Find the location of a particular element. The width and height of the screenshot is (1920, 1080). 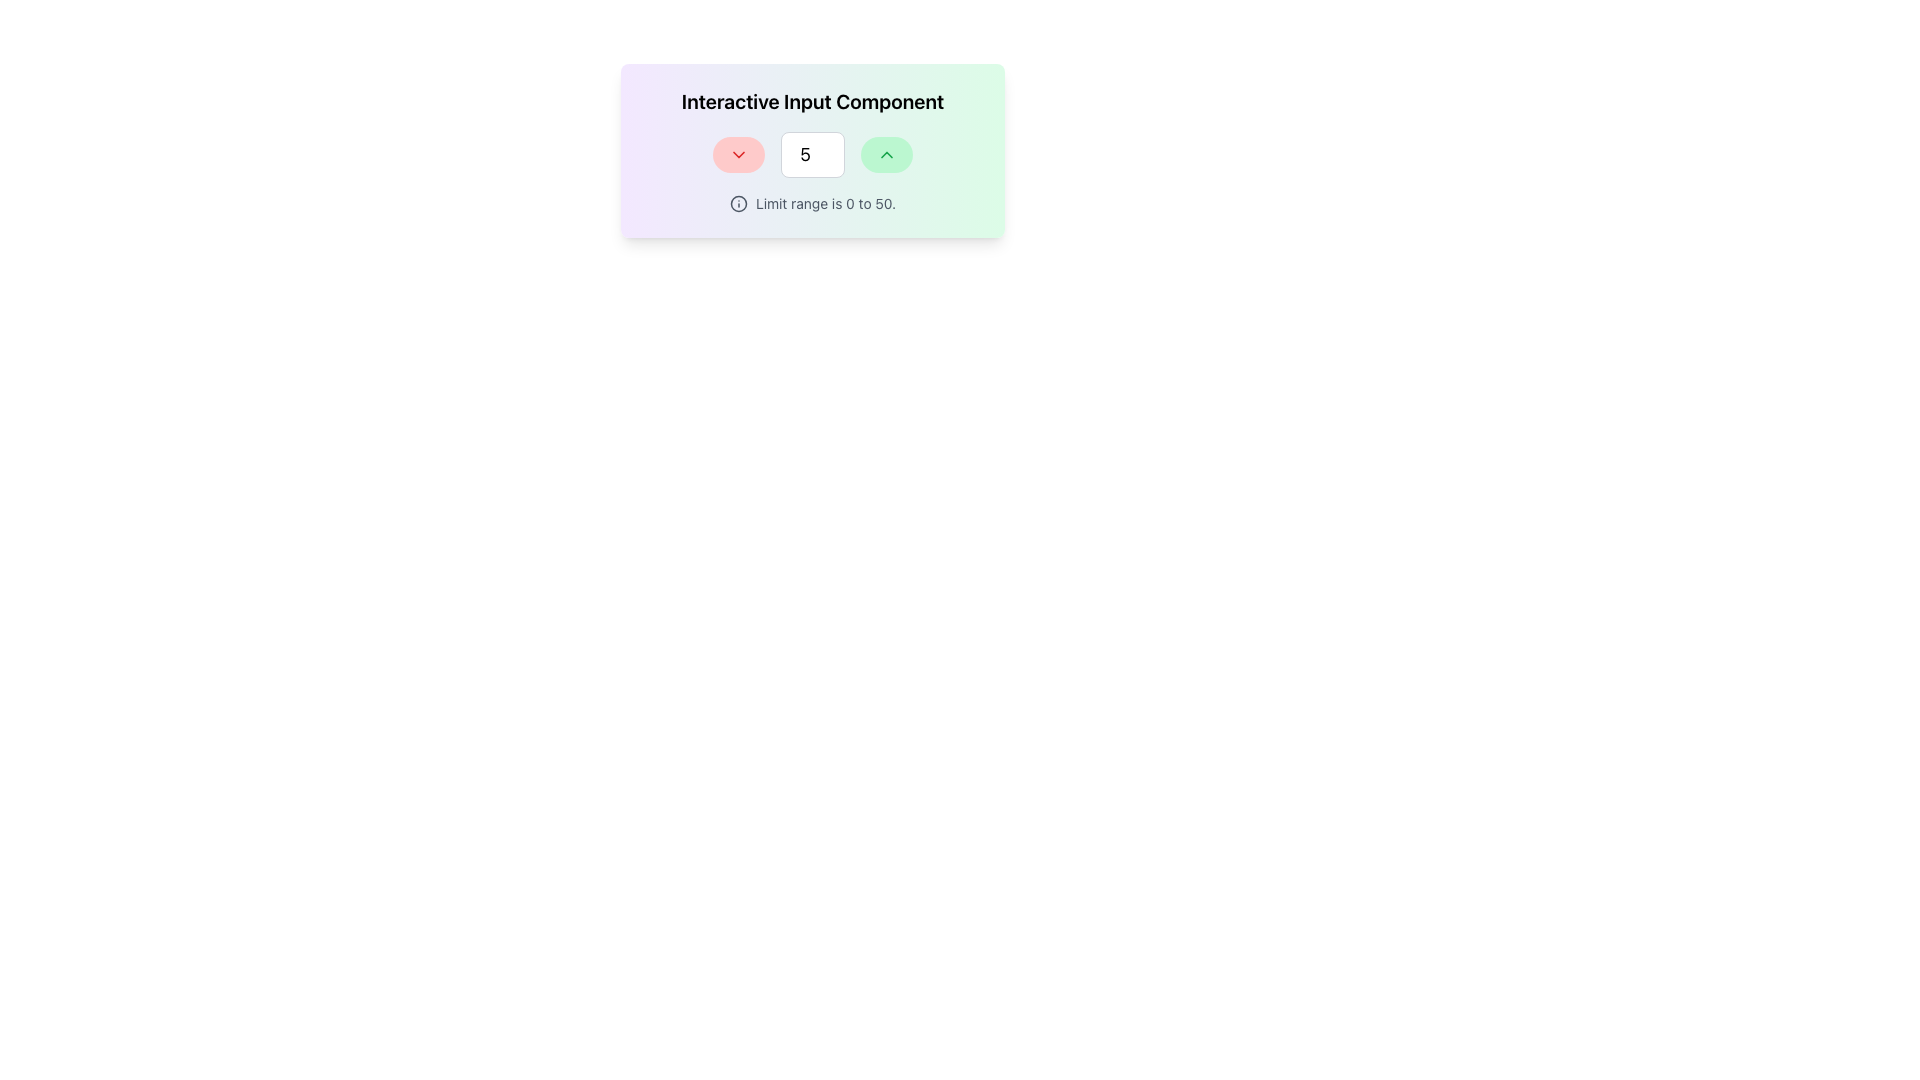

the green upward-pointing chevron icon button located within a circular green background to increase a value is located at coordinates (886, 153).